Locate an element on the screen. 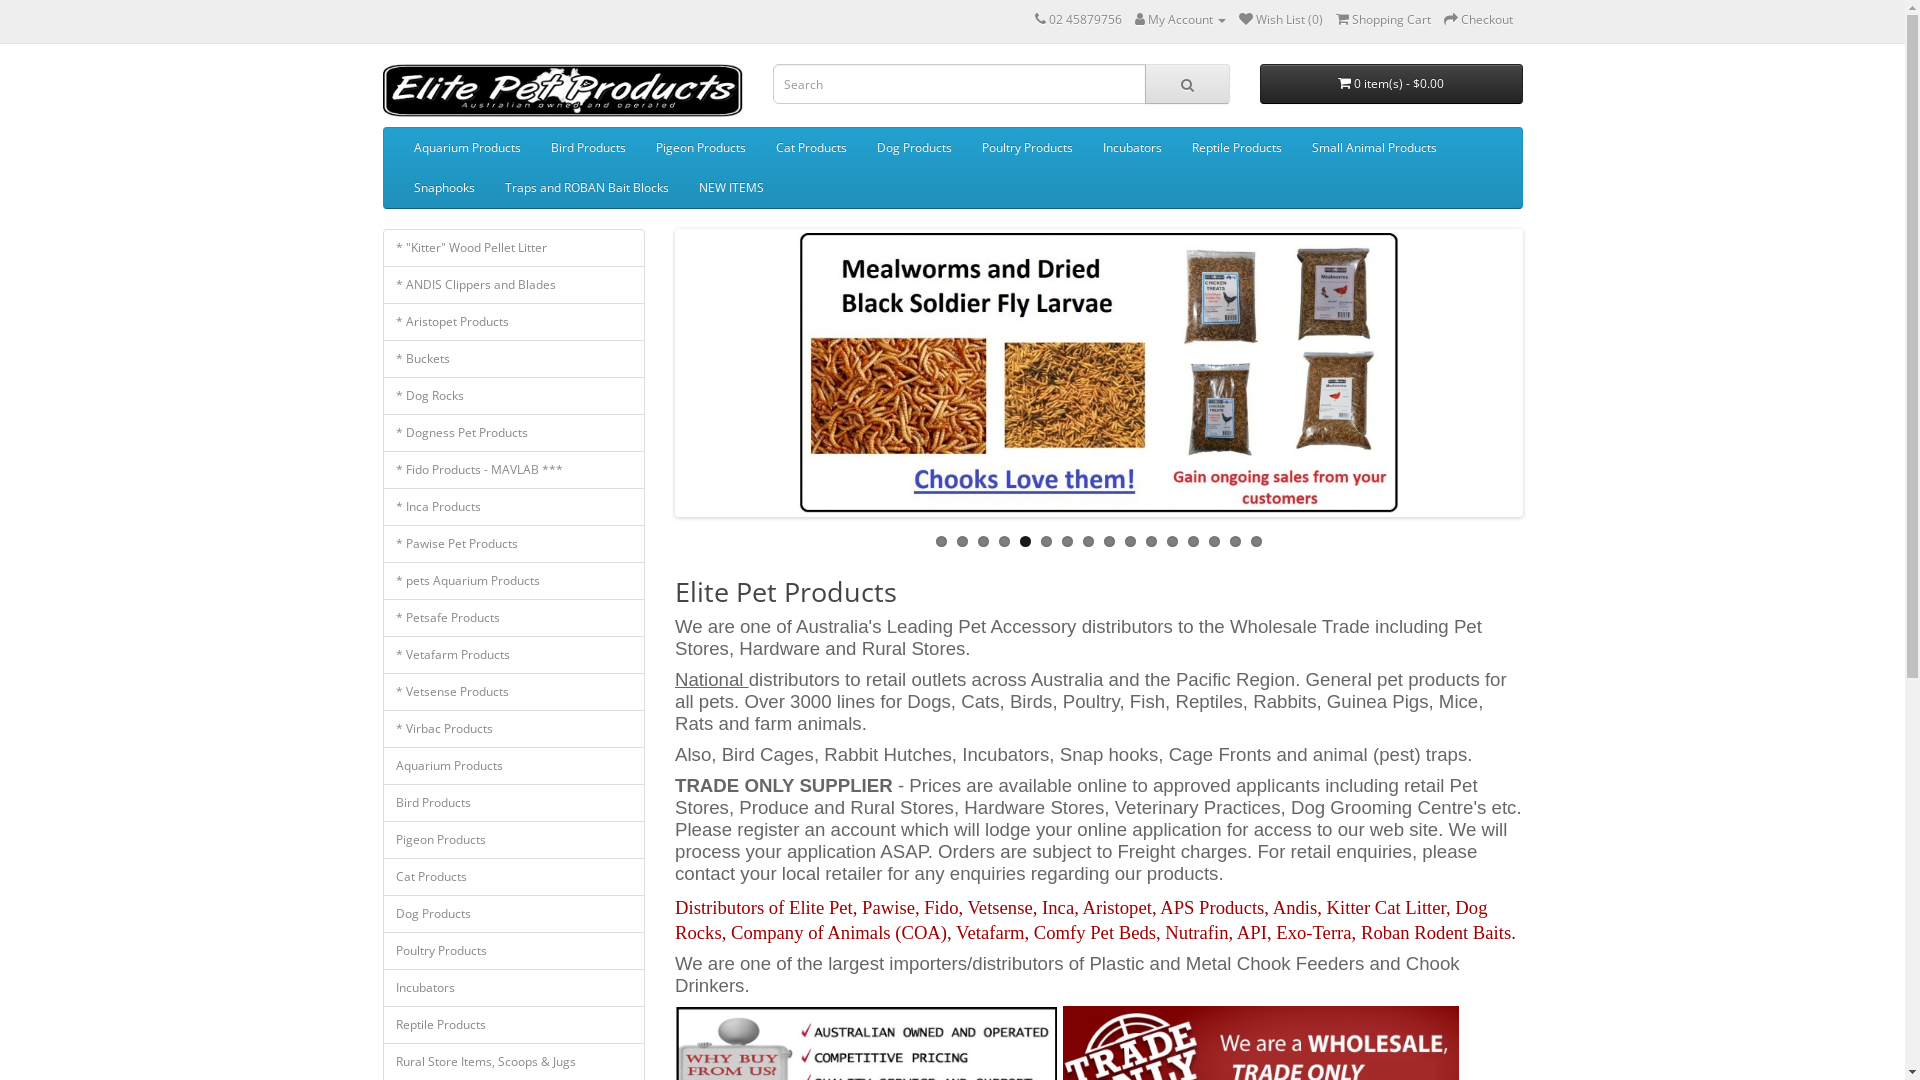 The height and width of the screenshot is (1080, 1920). 'Checkout' is located at coordinates (1478, 19).